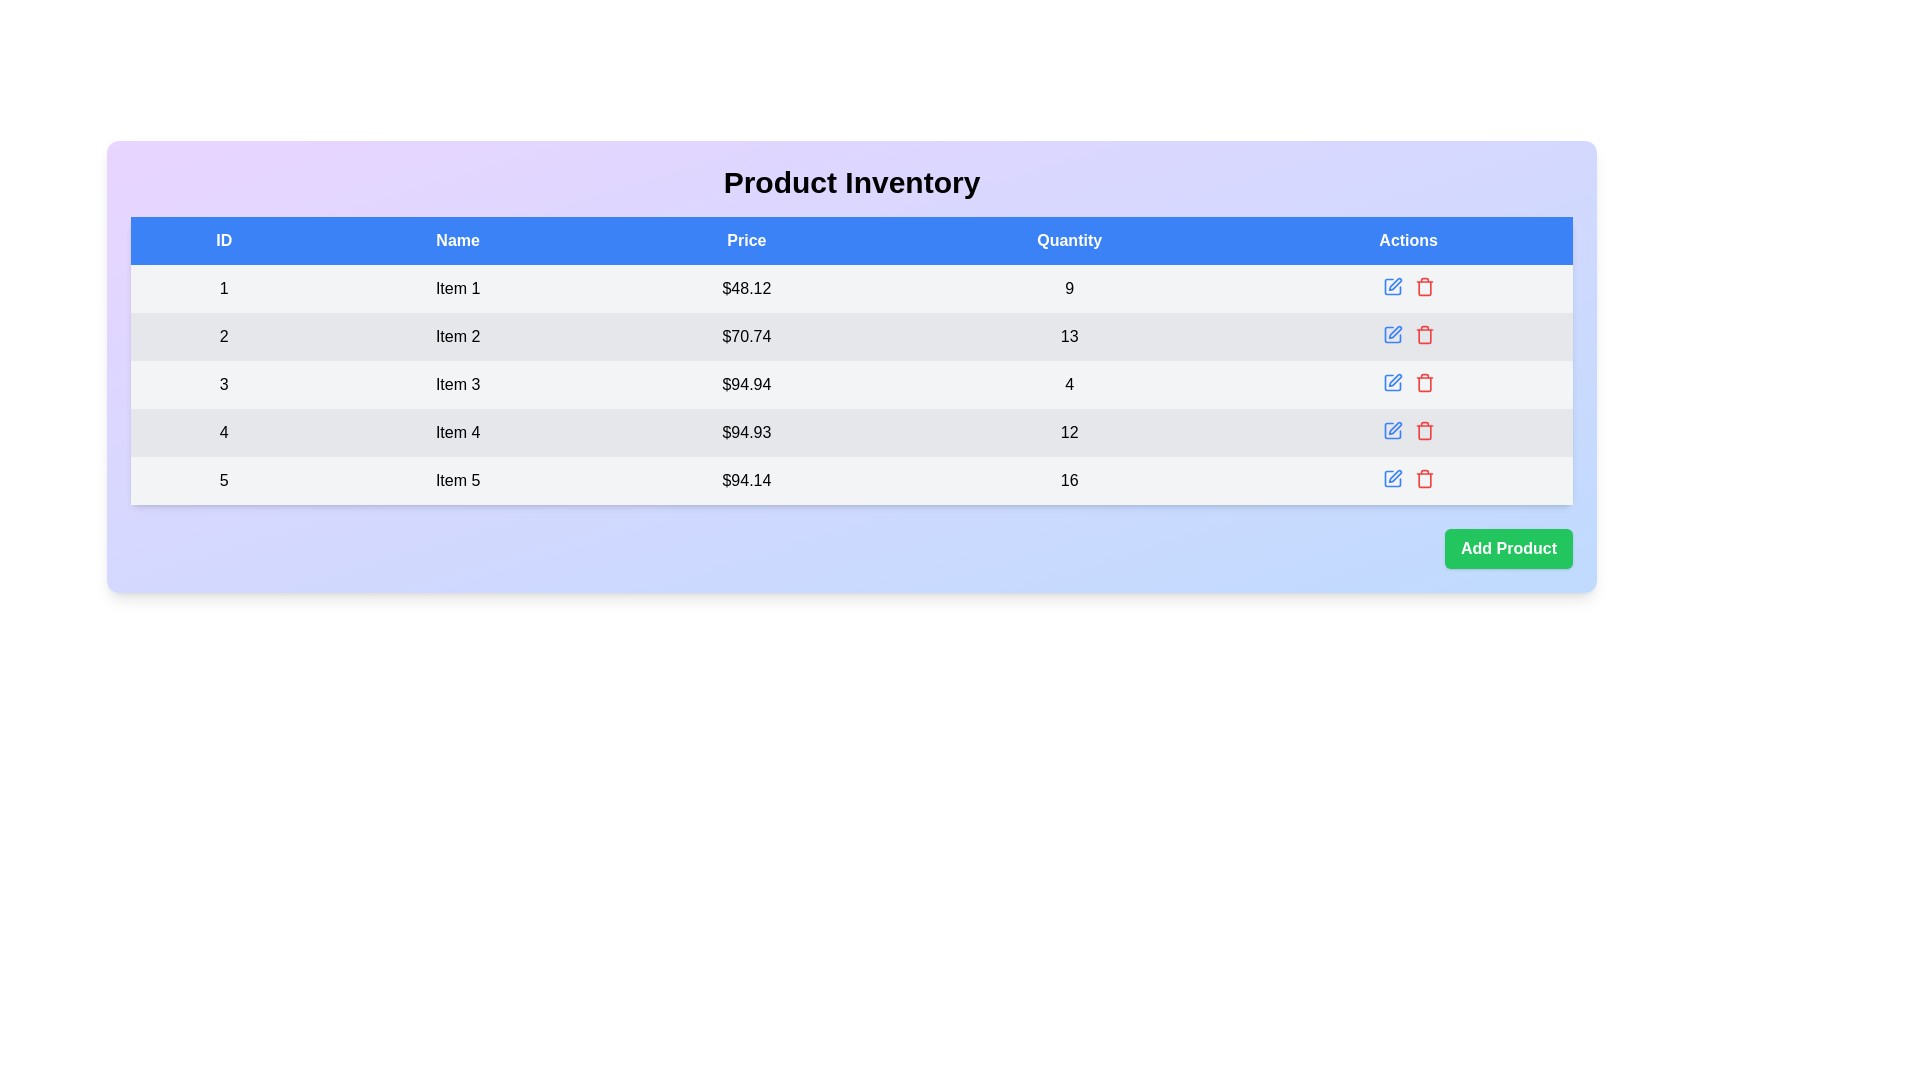 This screenshot has width=1920, height=1080. I want to click on the 'Product Inventory' header title, which is a non-interactive text label located centrally at the top of the section above the product details table, so click(851, 182).